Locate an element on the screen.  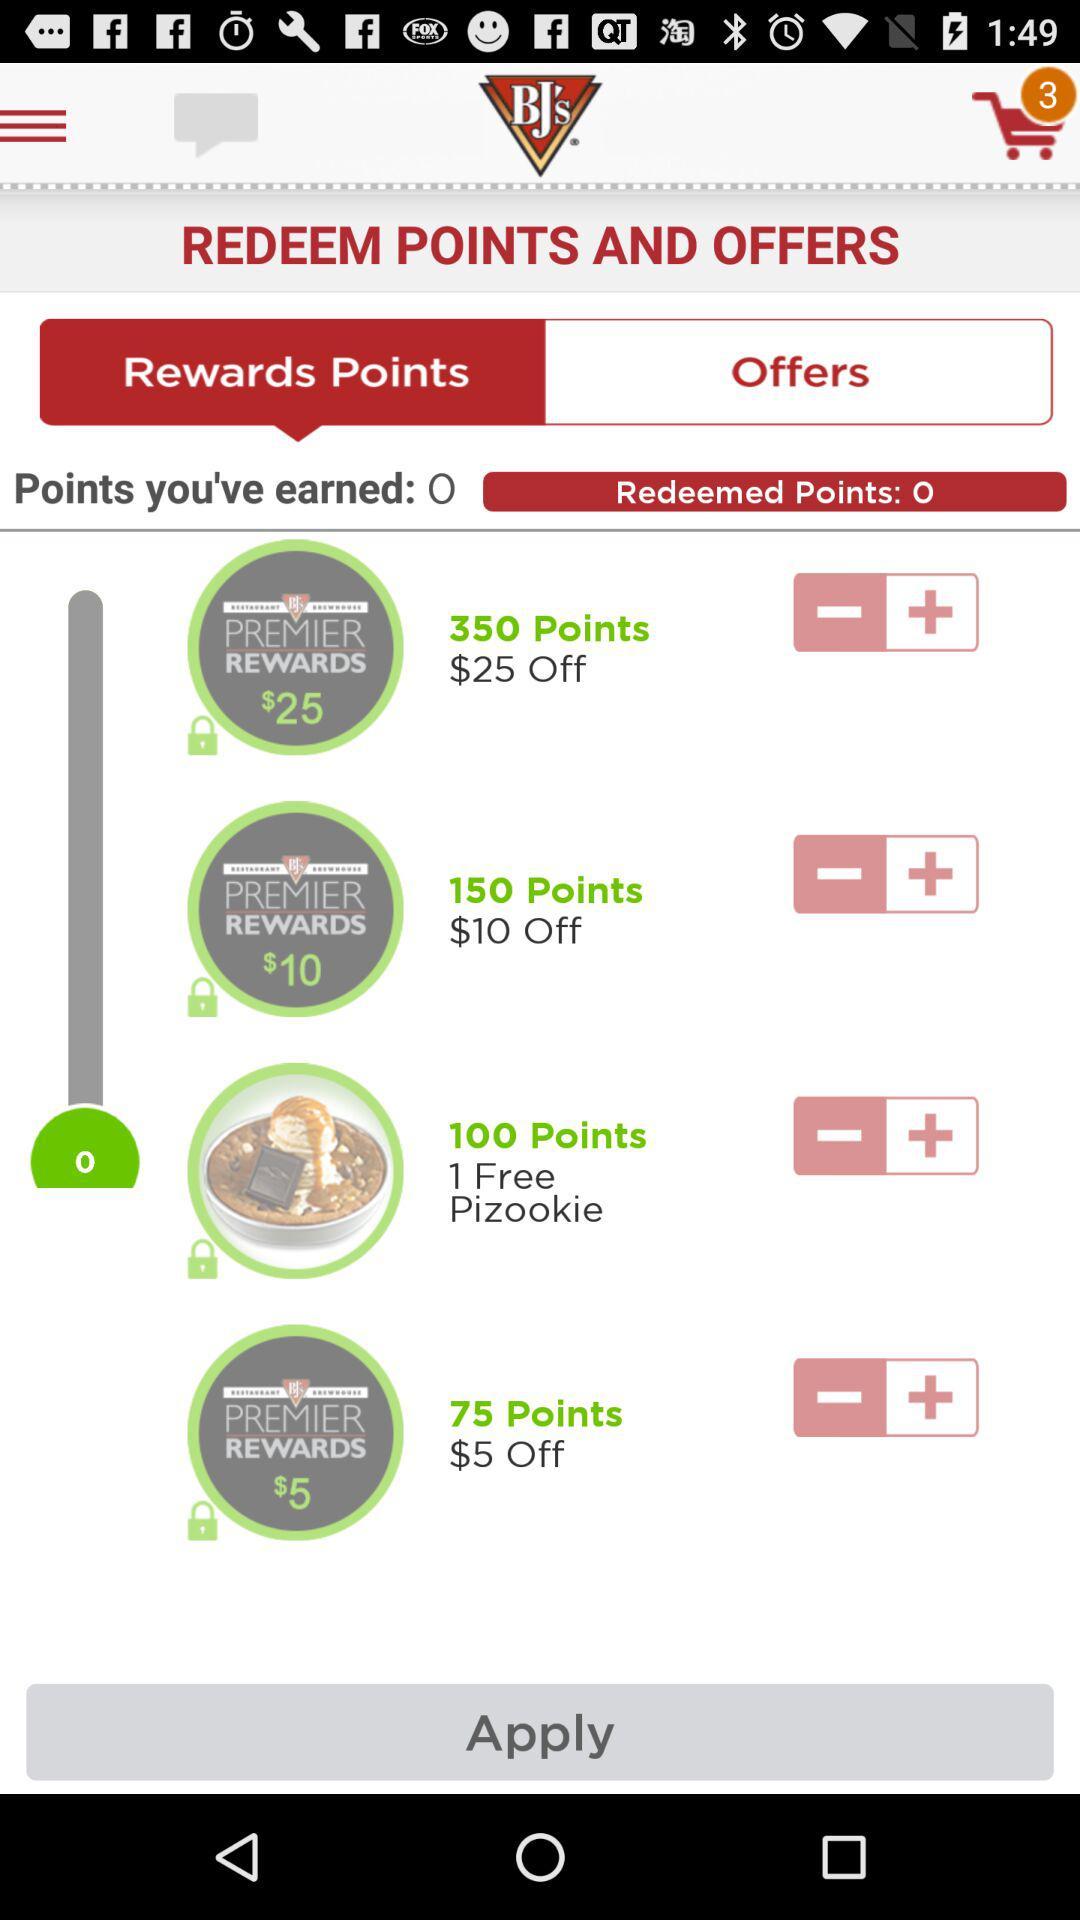
icon to open reward is located at coordinates (295, 908).